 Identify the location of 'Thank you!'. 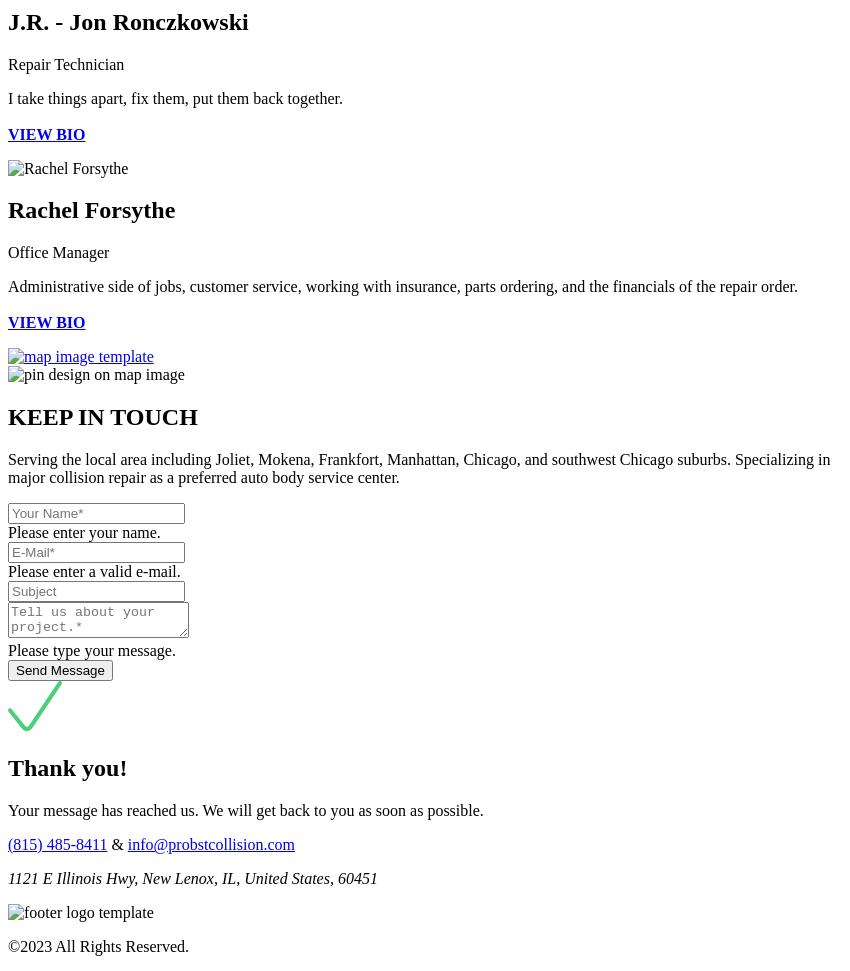
(67, 767).